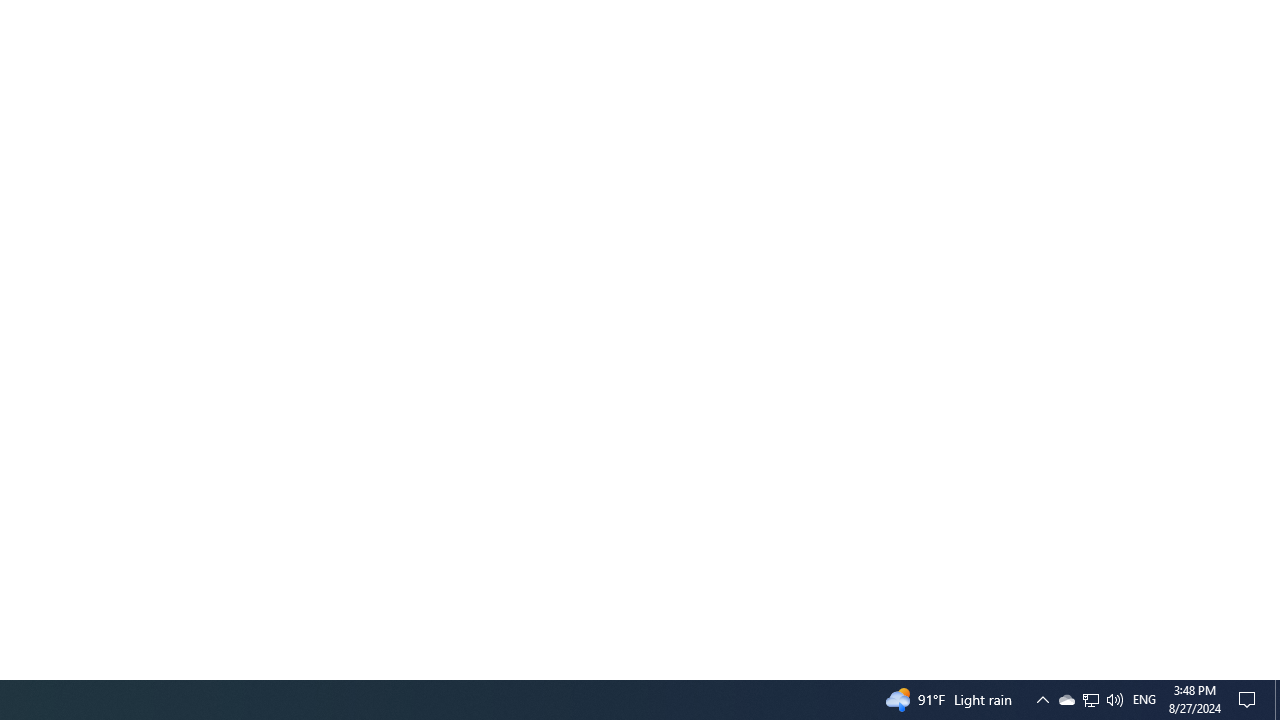 The height and width of the screenshot is (720, 1280). Describe the element at coordinates (1090, 698) in the screenshot. I see `'User Promoted Notification Area'` at that location.